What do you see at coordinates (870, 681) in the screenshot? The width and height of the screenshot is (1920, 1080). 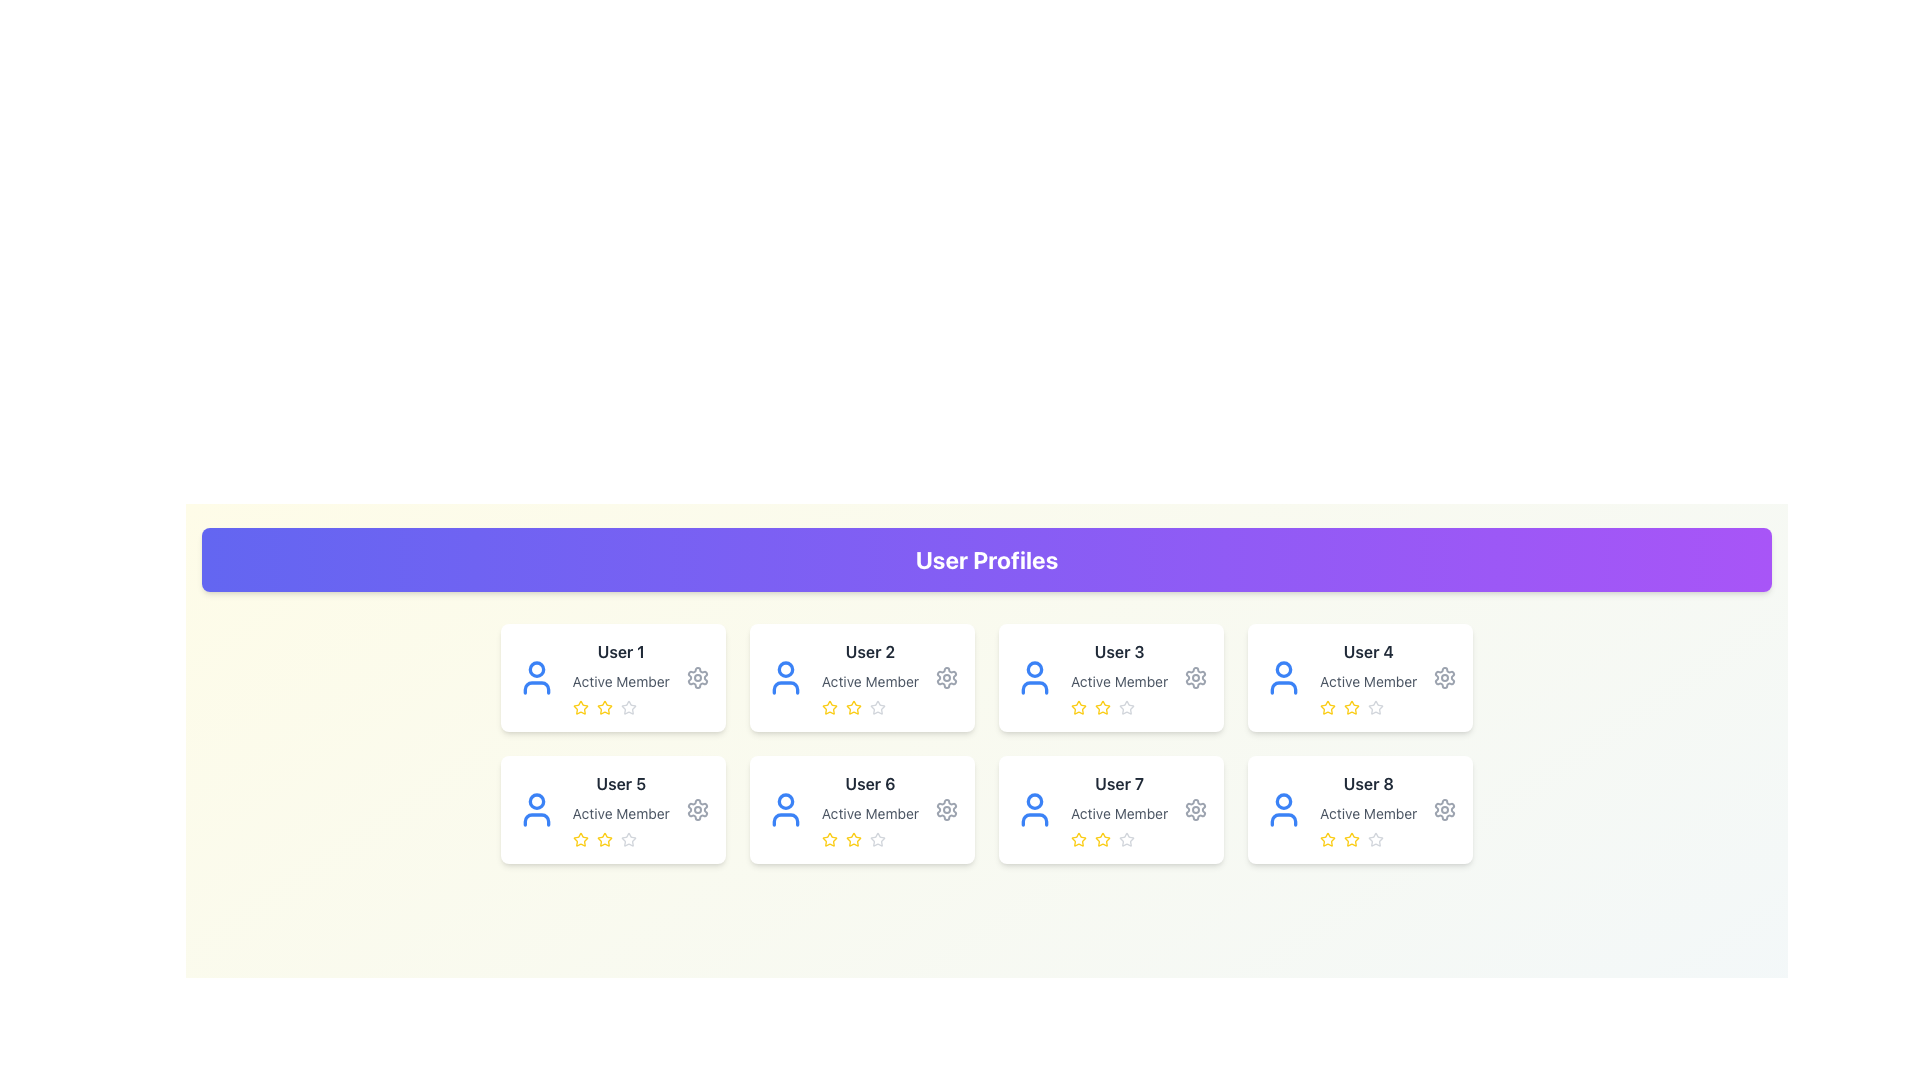 I see `the 'Active Member' text label, which is styled in gray and located beneath 'User 2' in the second card of the first row` at bounding box center [870, 681].